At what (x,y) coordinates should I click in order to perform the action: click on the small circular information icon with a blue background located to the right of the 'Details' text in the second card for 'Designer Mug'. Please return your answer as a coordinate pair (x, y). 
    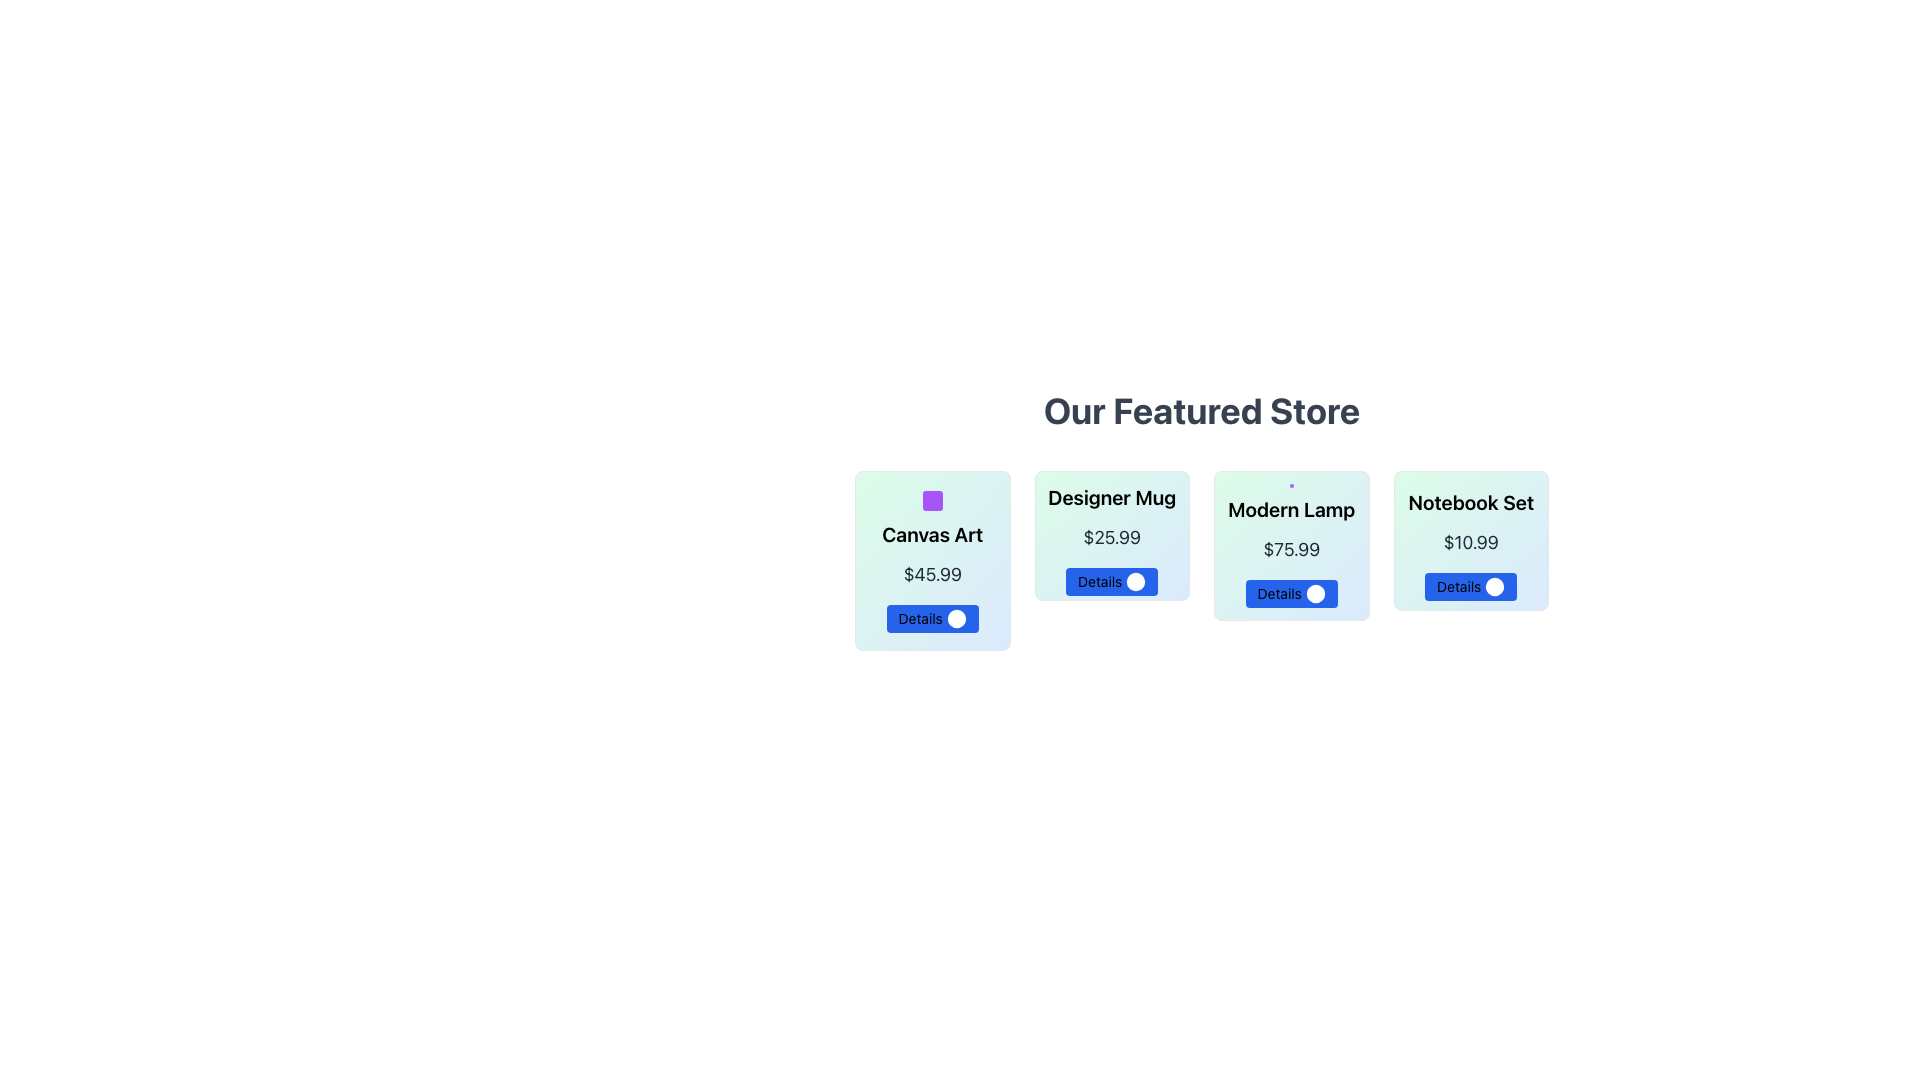
    Looking at the image, I should click on (1136, 582).